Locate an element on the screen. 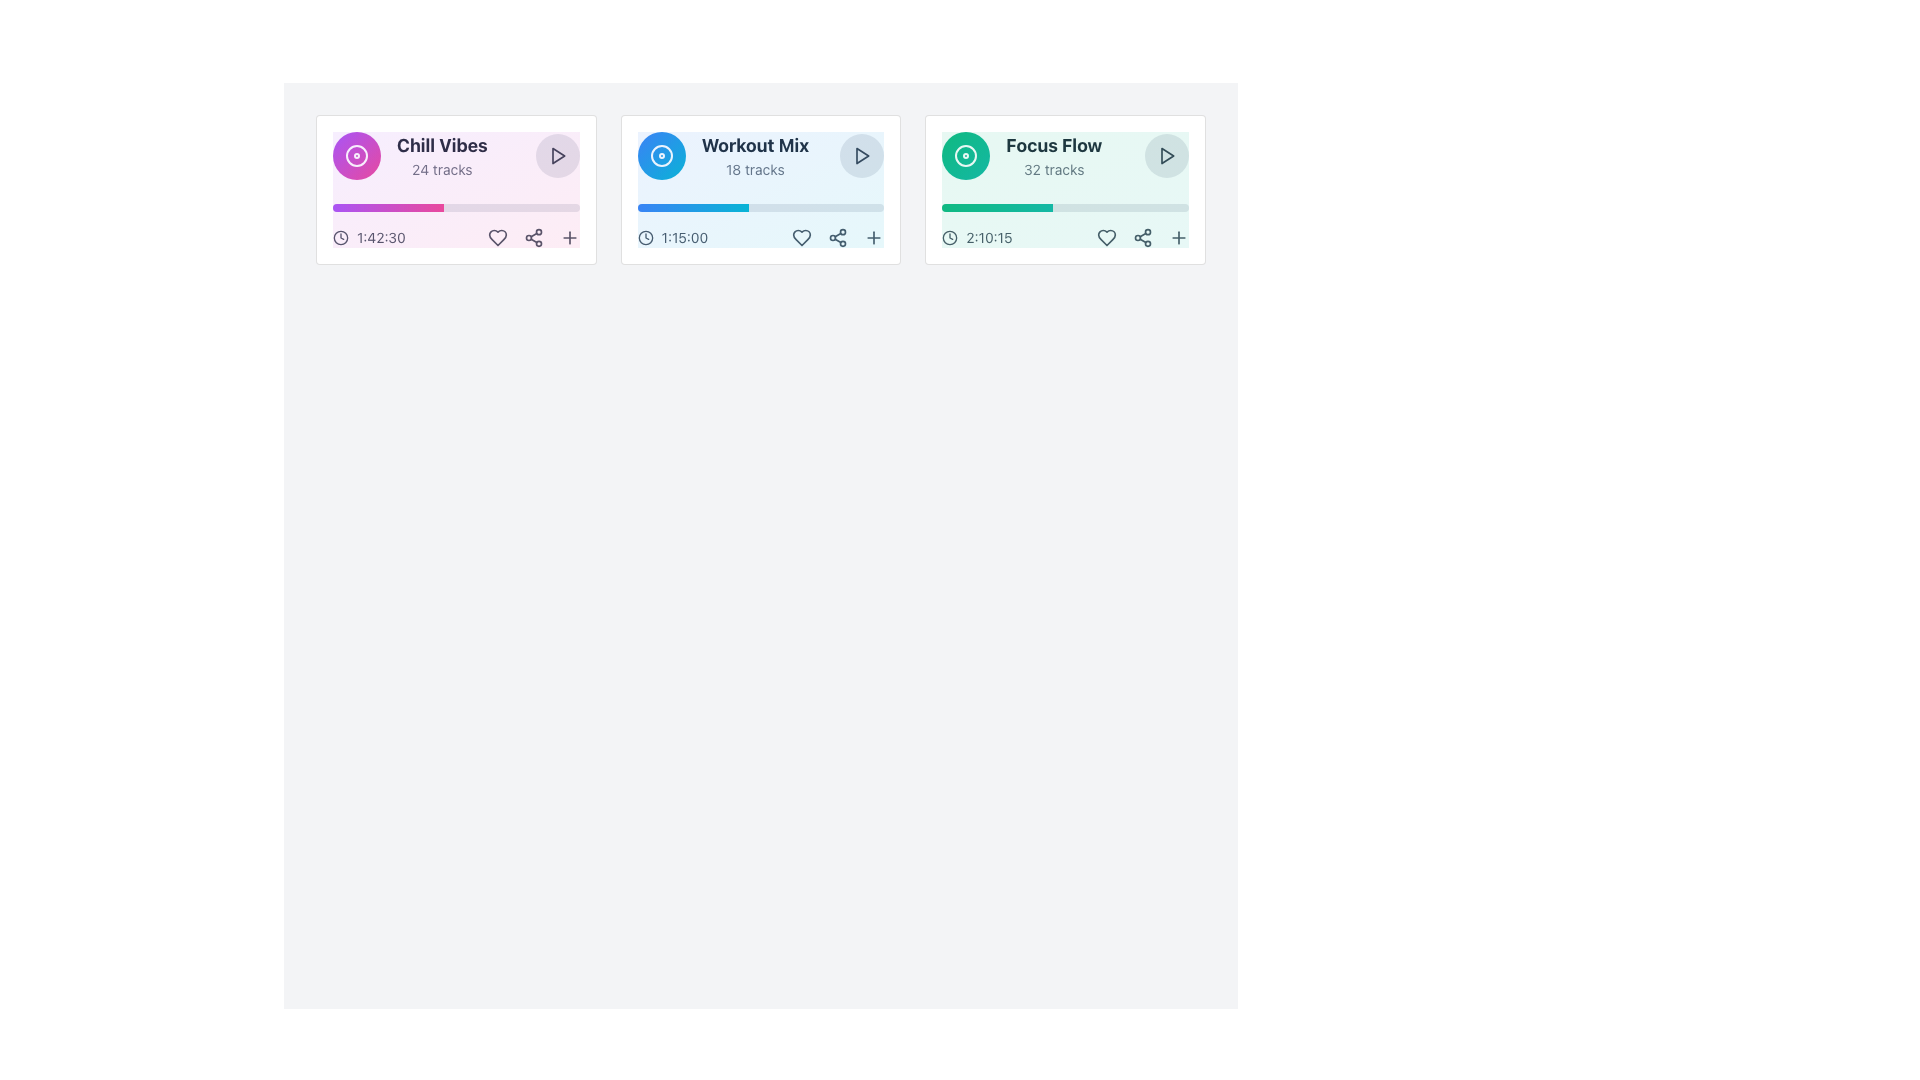 This screenshot has width=1920, height=1080. the slider is located at coordinates (741, 208).